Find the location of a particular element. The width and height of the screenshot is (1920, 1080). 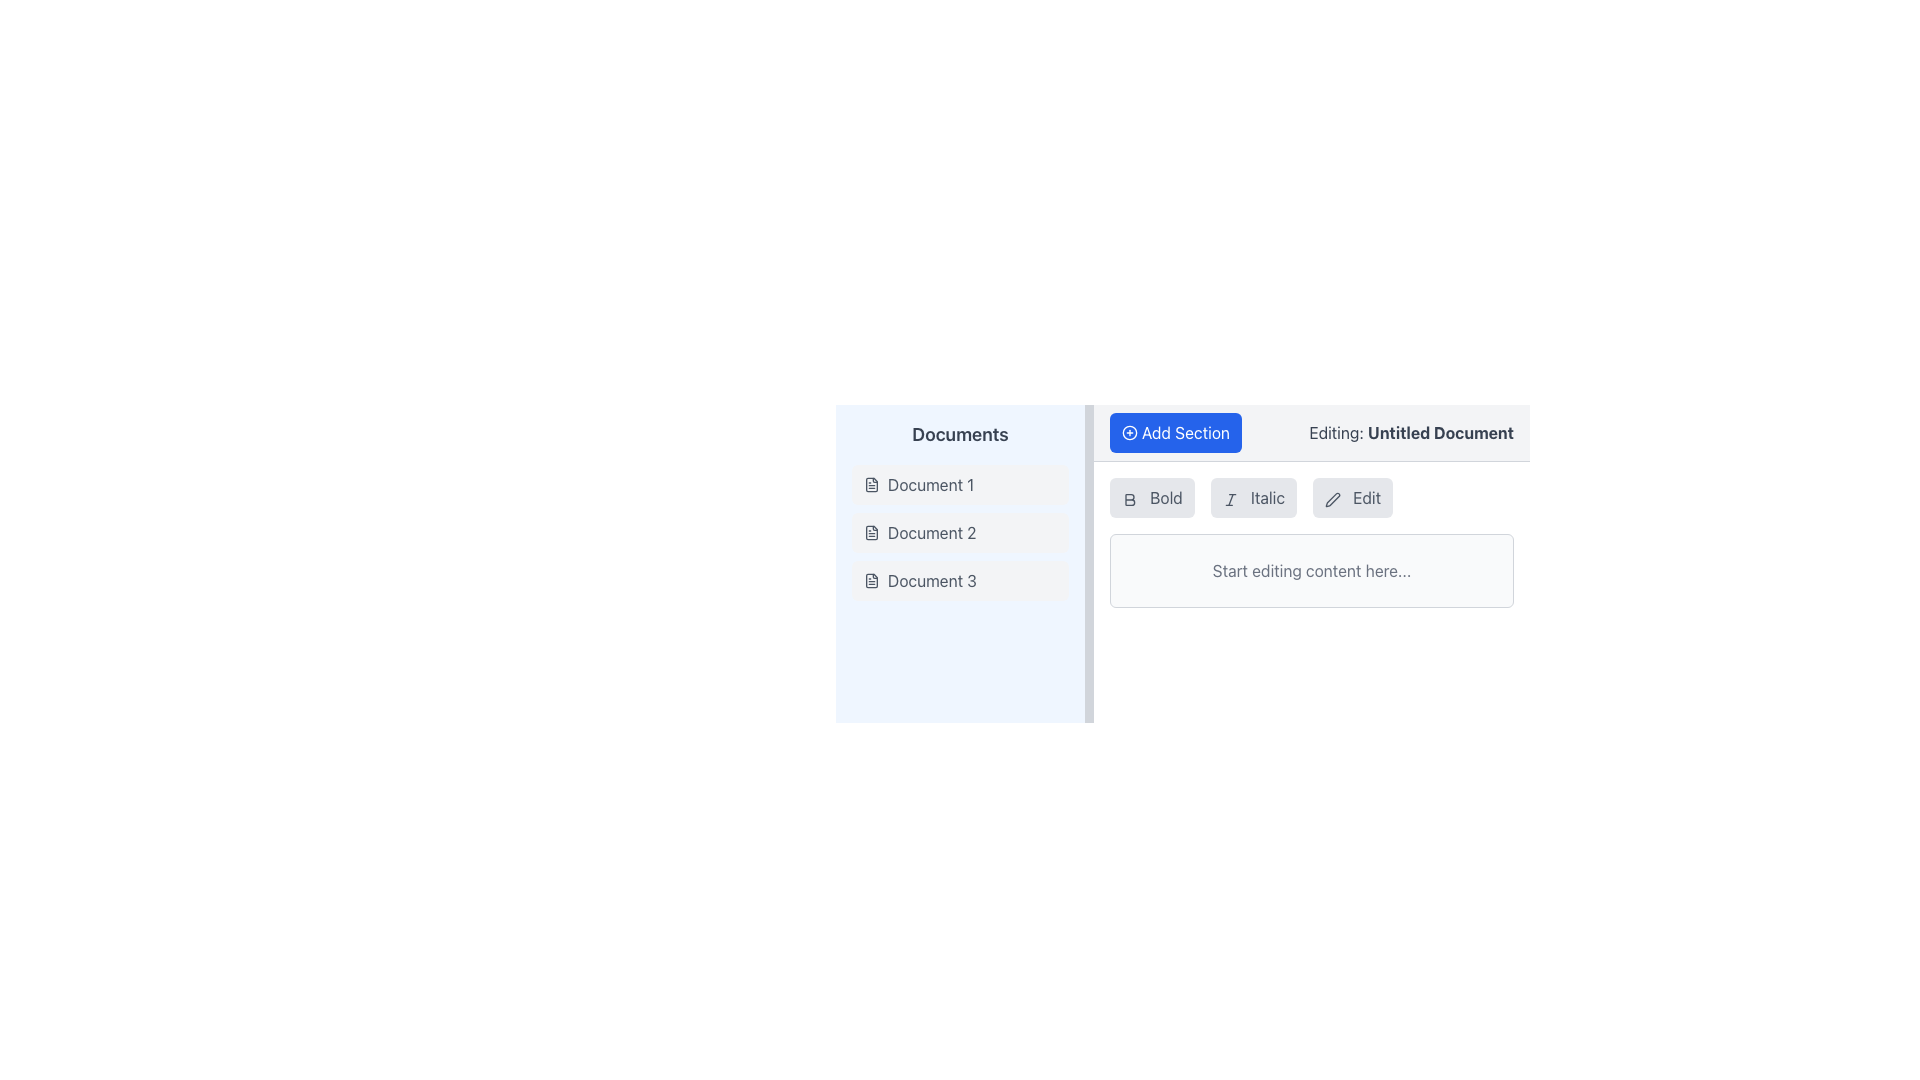

the document type icon associated with 'Document 3' is located at coordinates (872, 581).